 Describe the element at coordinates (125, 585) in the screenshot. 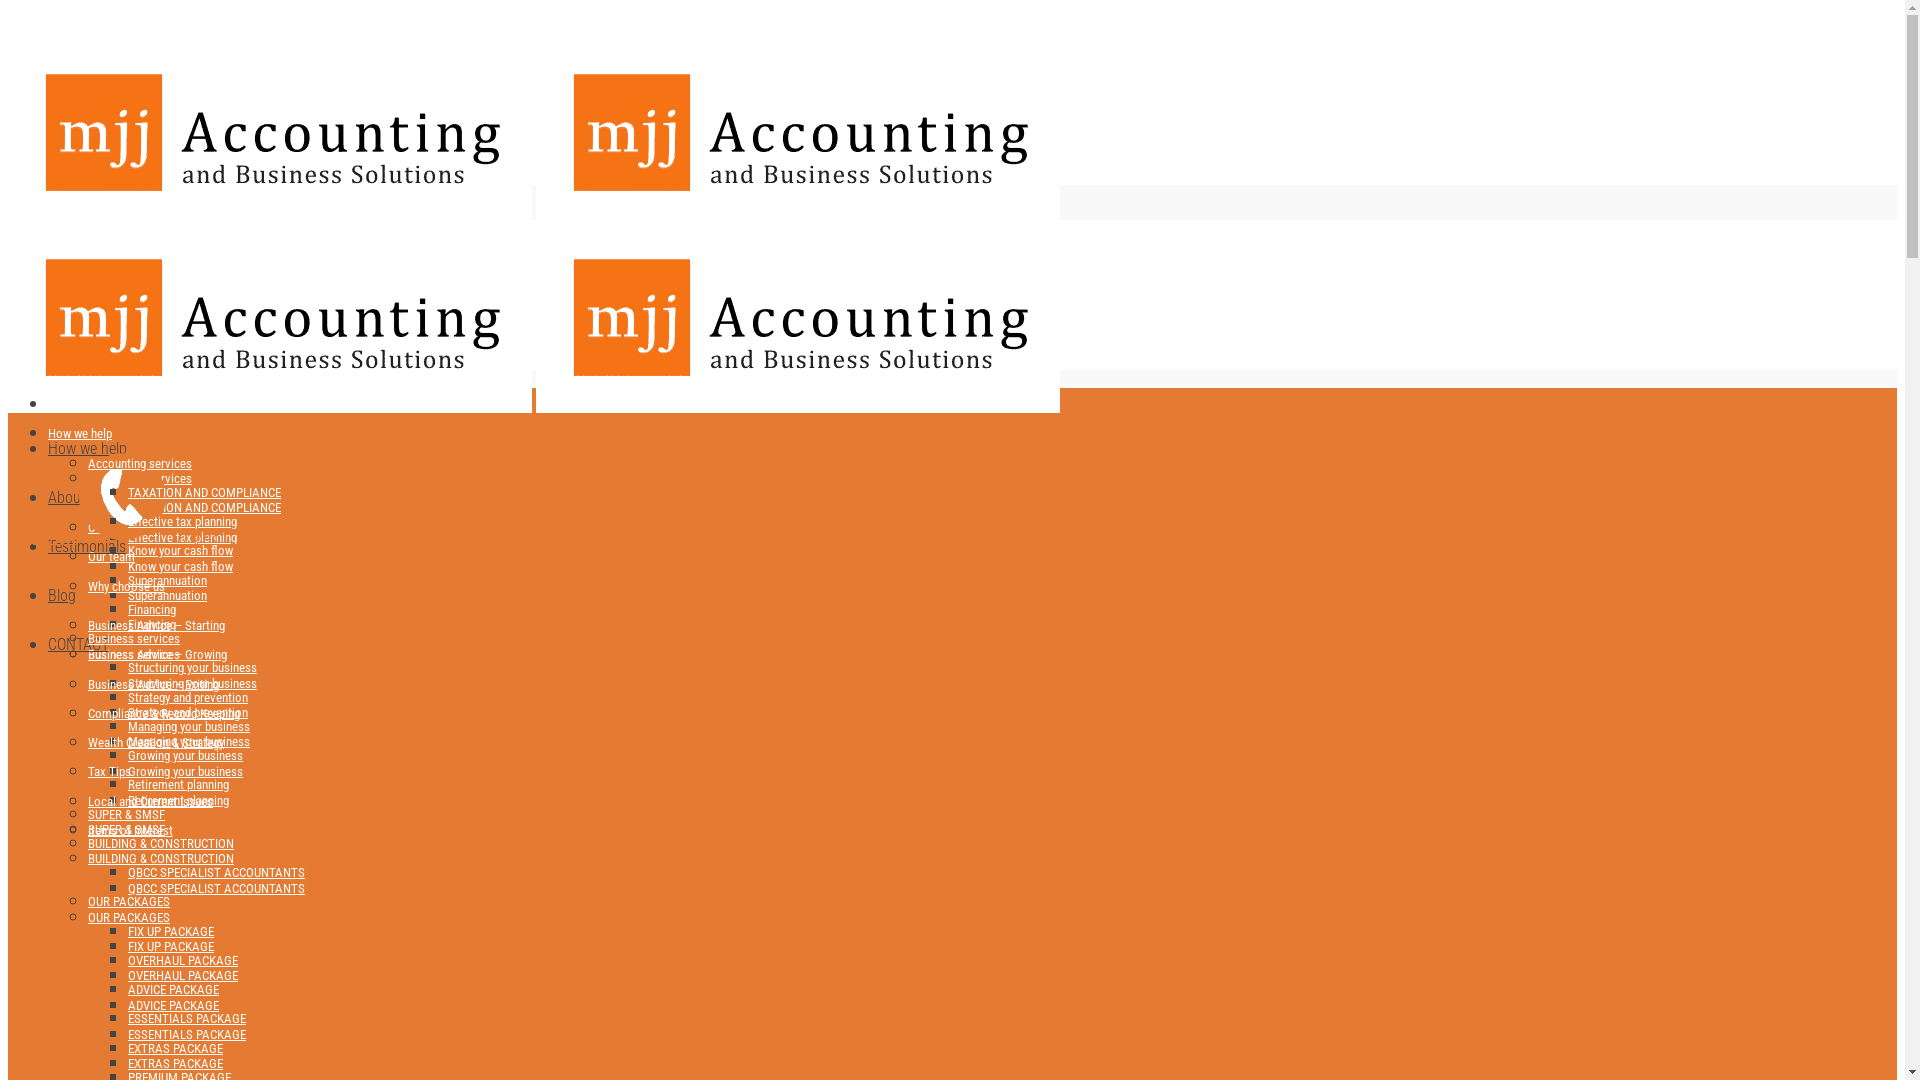

I see `'Why choose us'` at that location.